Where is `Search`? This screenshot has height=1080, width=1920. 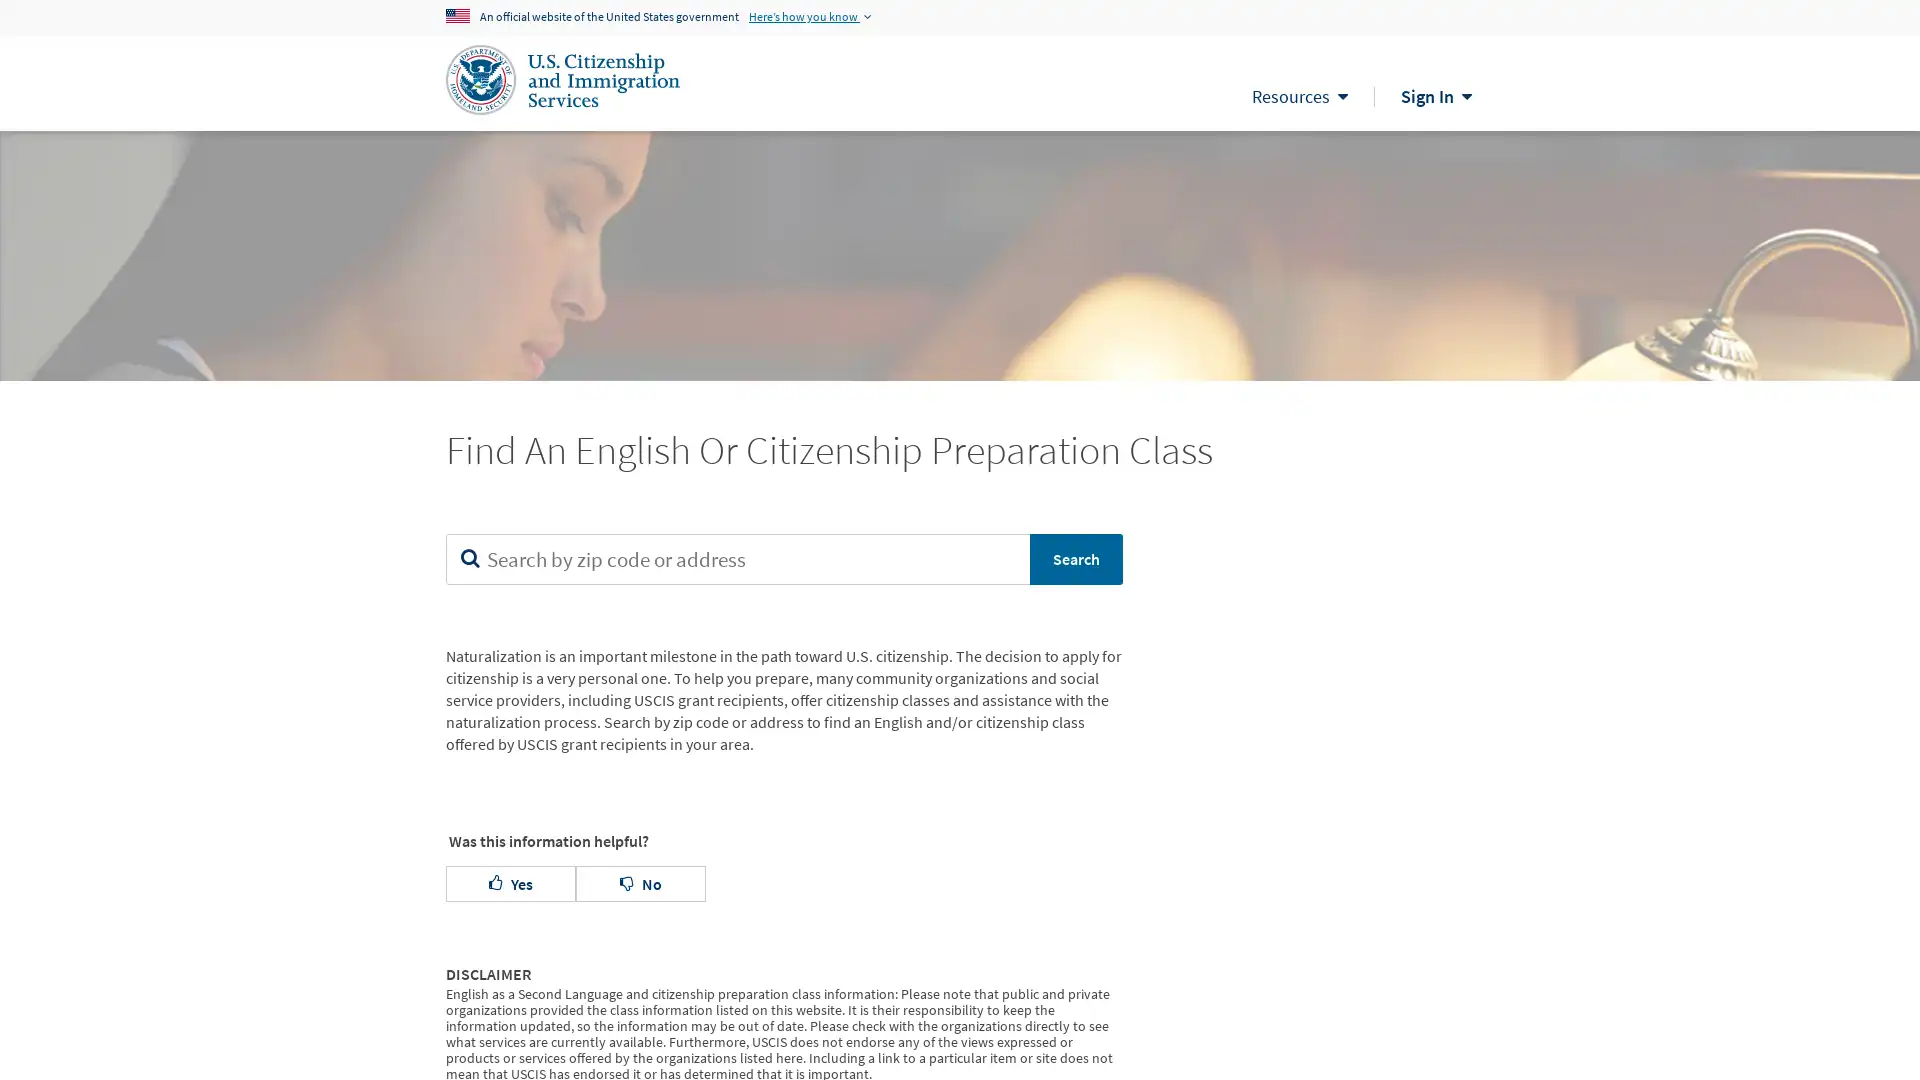 Search is located at coordinates (1074, 559).